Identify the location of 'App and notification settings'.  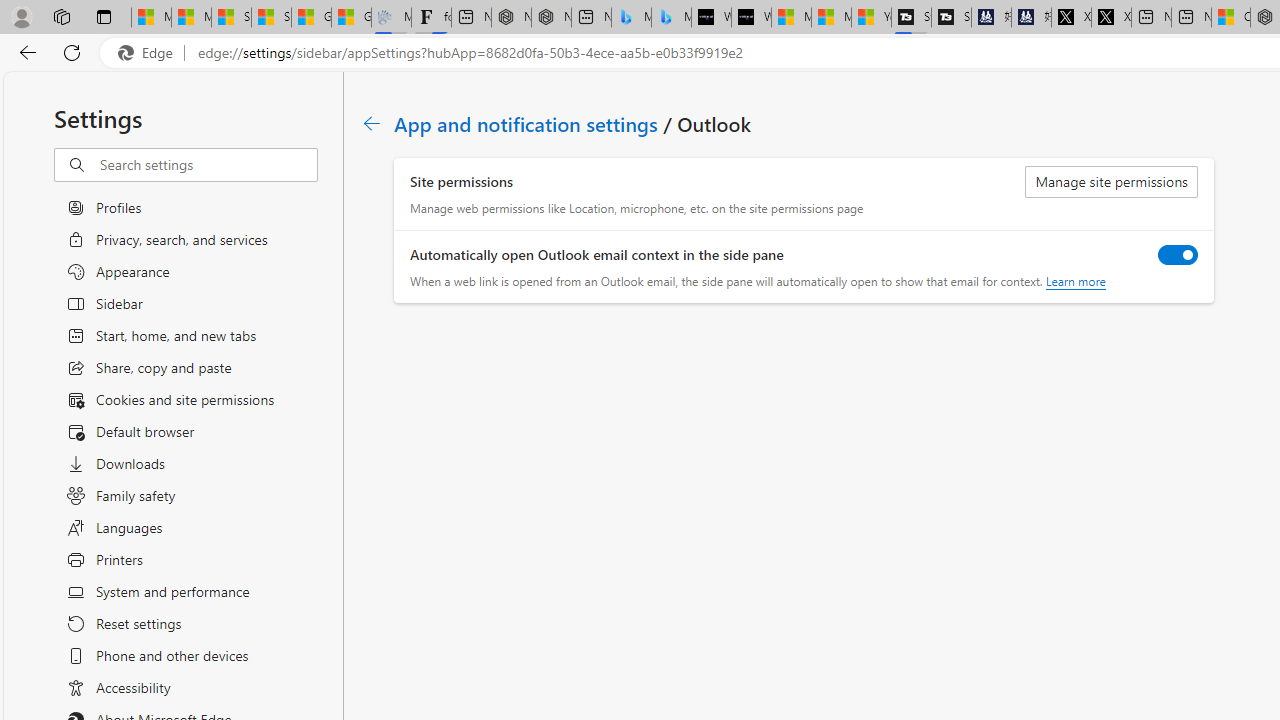
(527, 123).